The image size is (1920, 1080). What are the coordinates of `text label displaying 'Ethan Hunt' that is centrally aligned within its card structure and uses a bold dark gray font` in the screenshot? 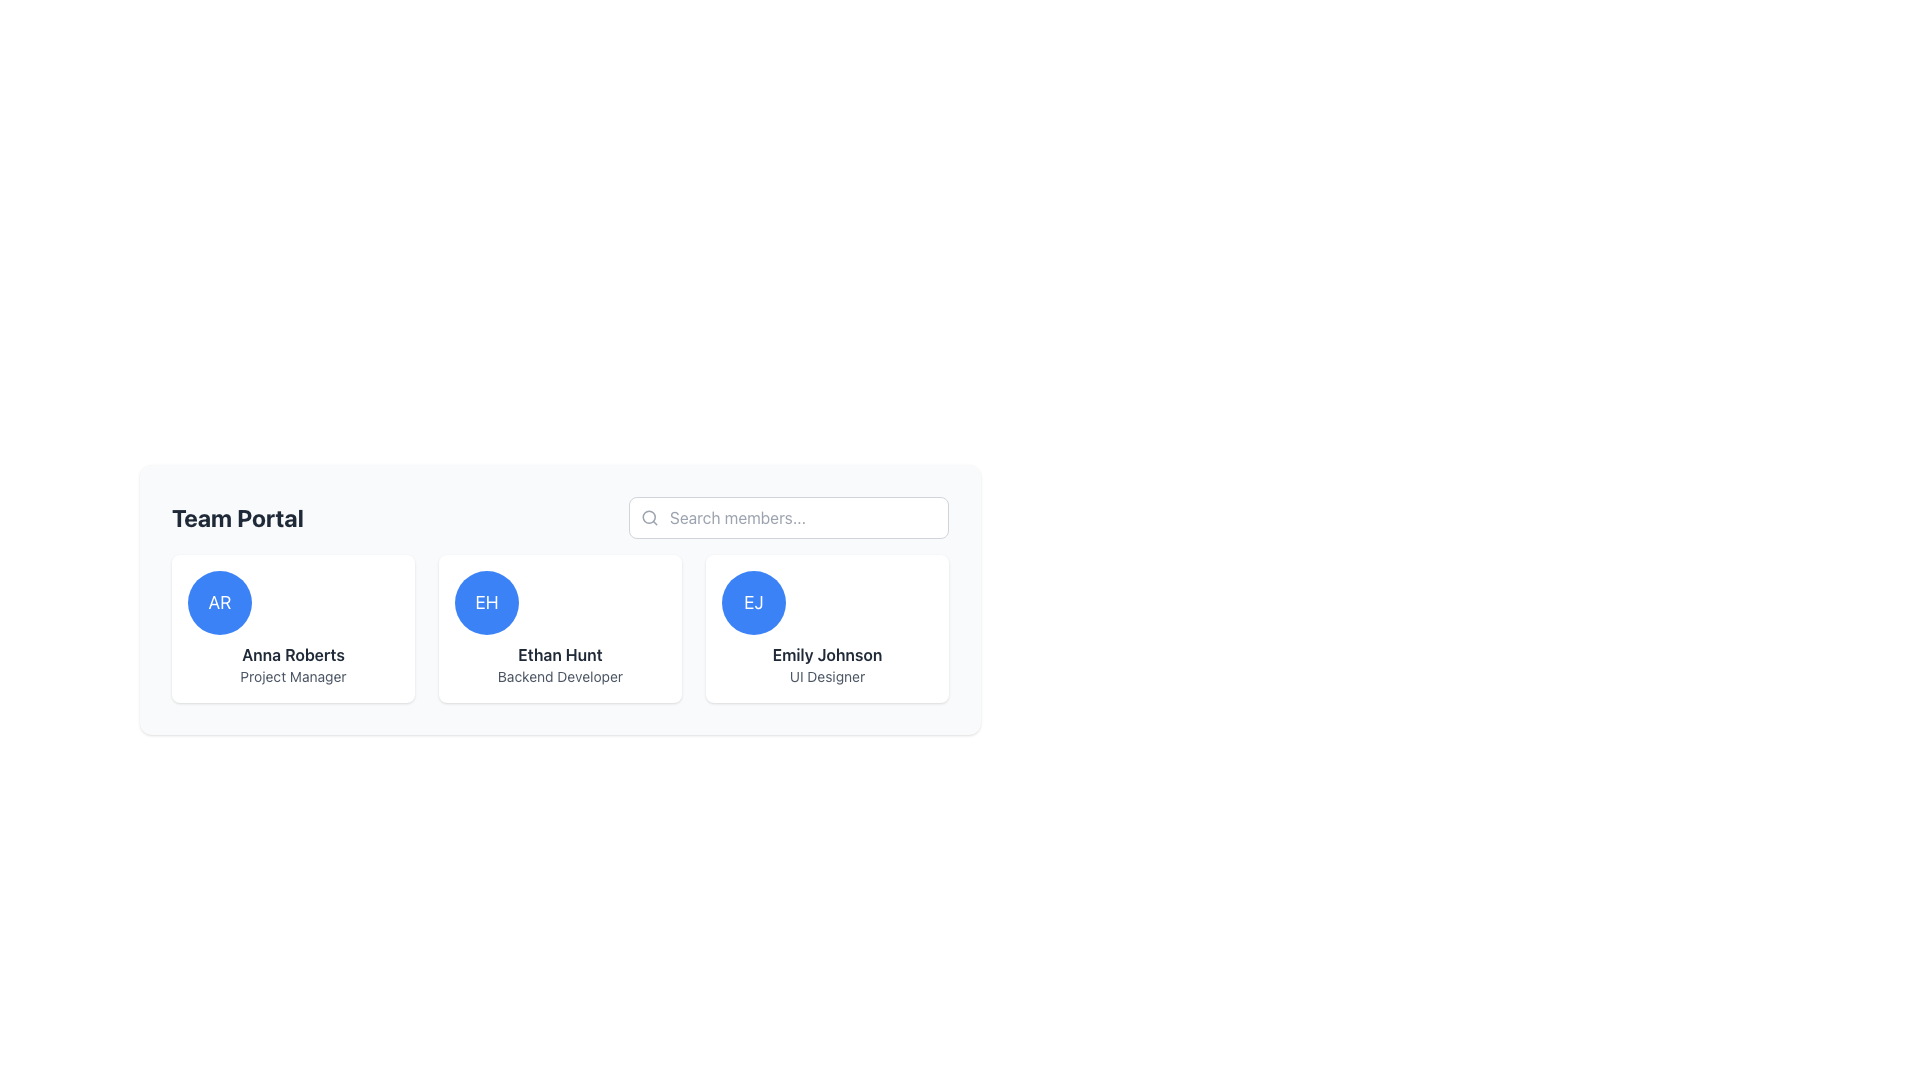 It's located at (560, 655).